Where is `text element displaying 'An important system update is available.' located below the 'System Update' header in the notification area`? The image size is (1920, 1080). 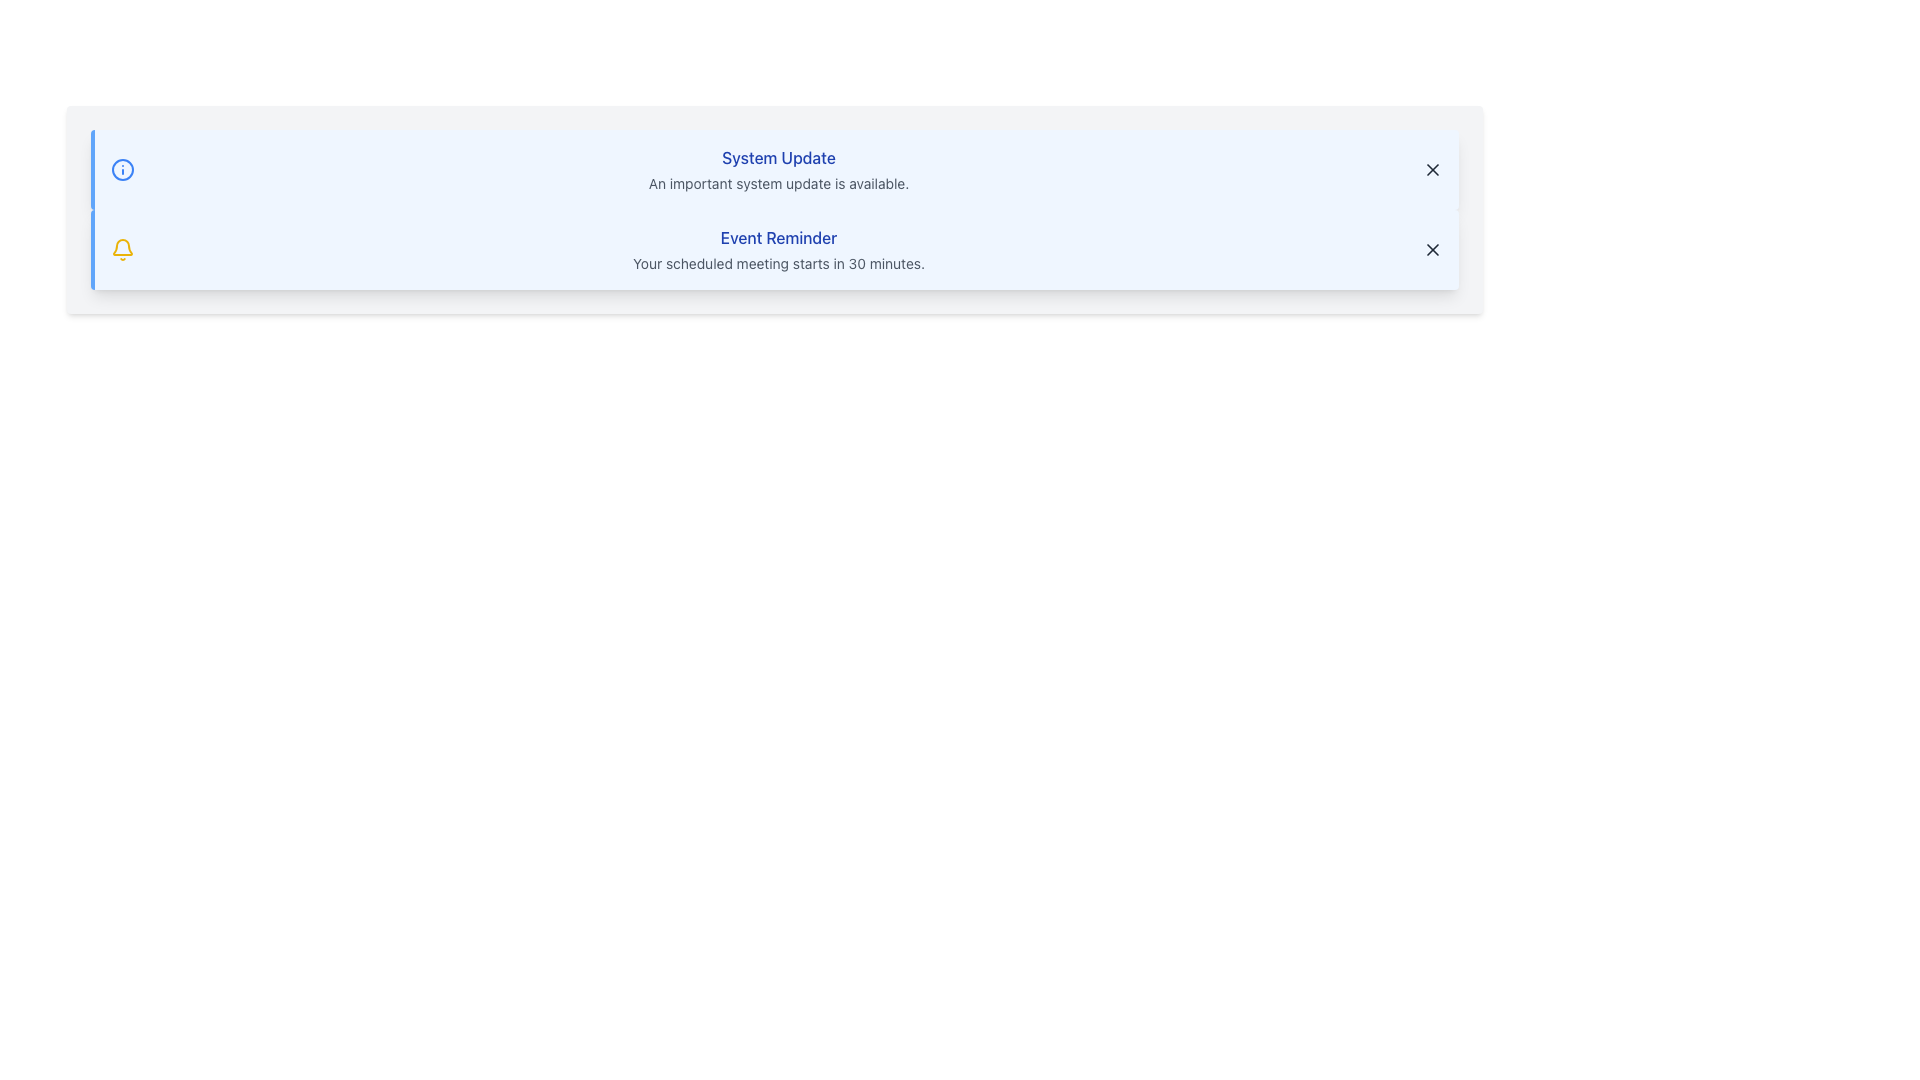 text element displaying 'An important system update is available.' located below the 'System Update' header in the notification area is located at coordinates (777, 184).